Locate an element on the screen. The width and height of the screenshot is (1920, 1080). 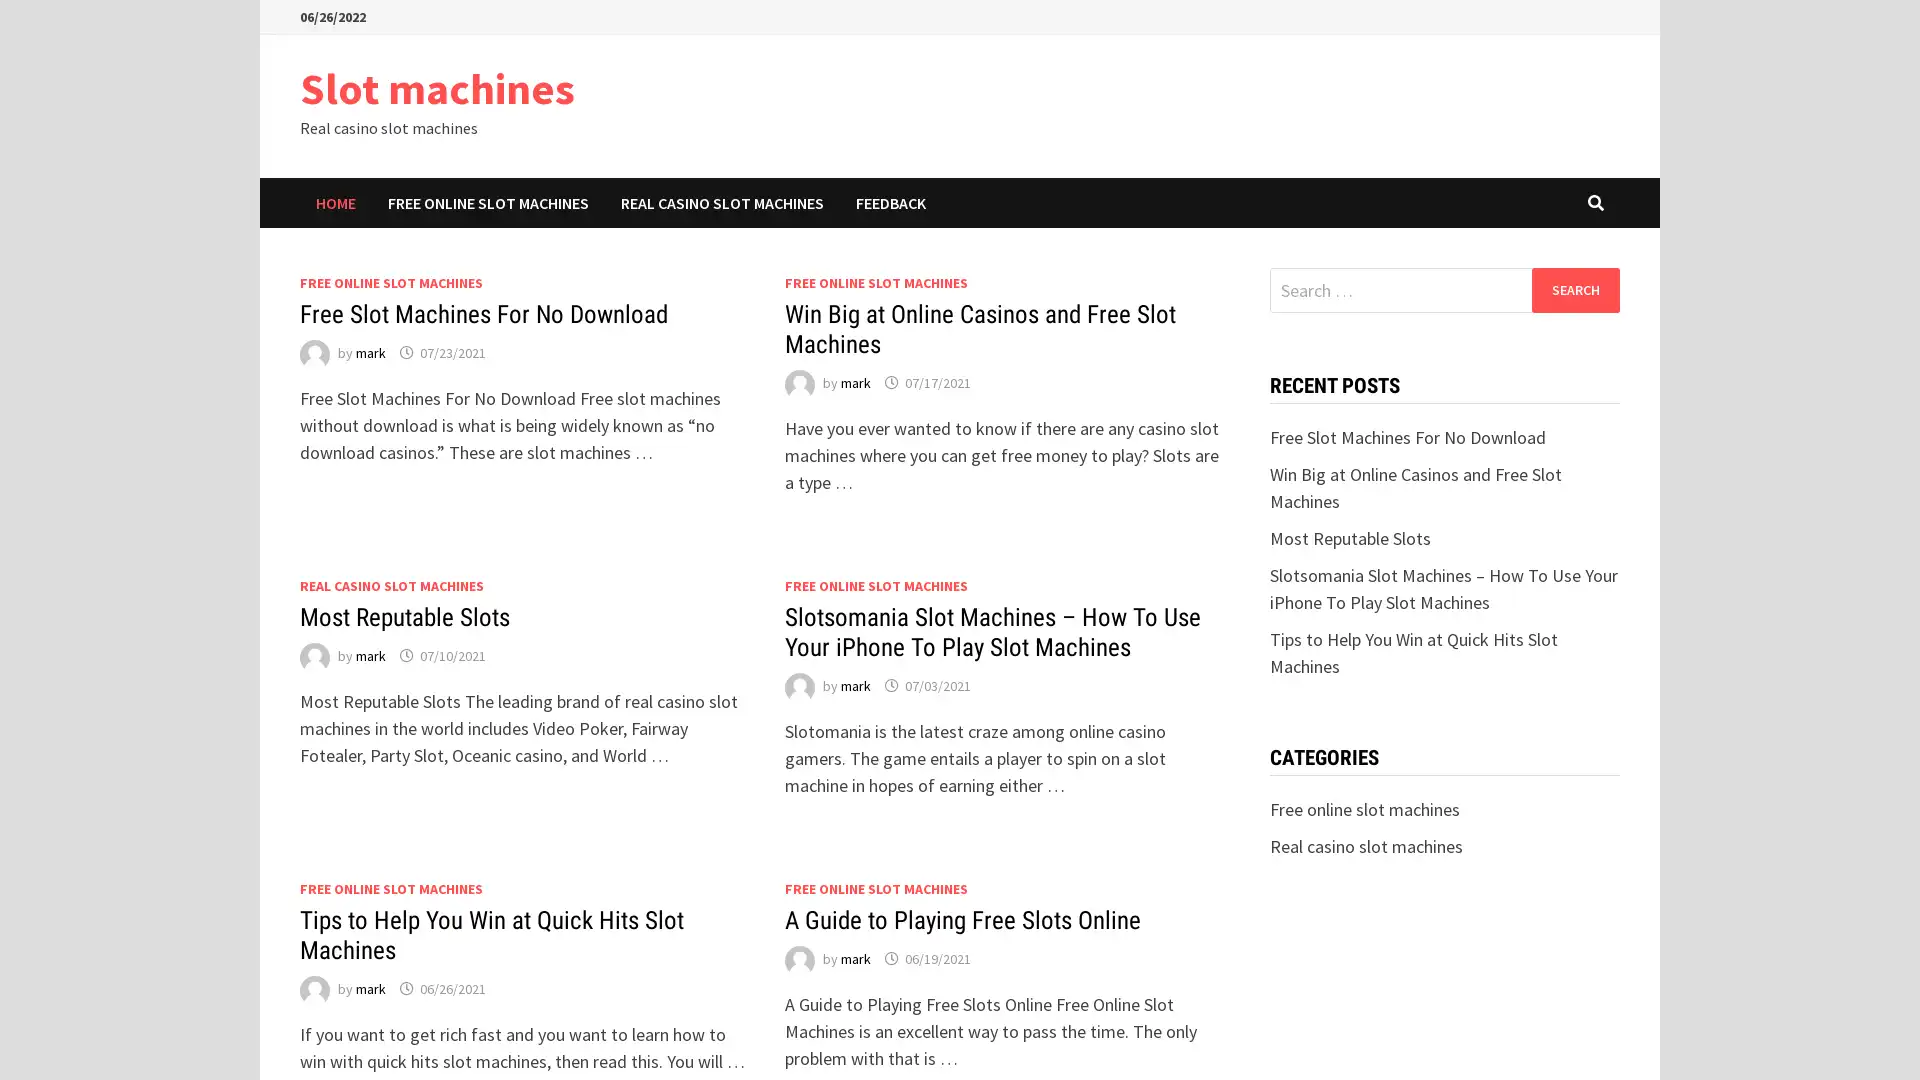
Search is located at coordinates (1574, 289).